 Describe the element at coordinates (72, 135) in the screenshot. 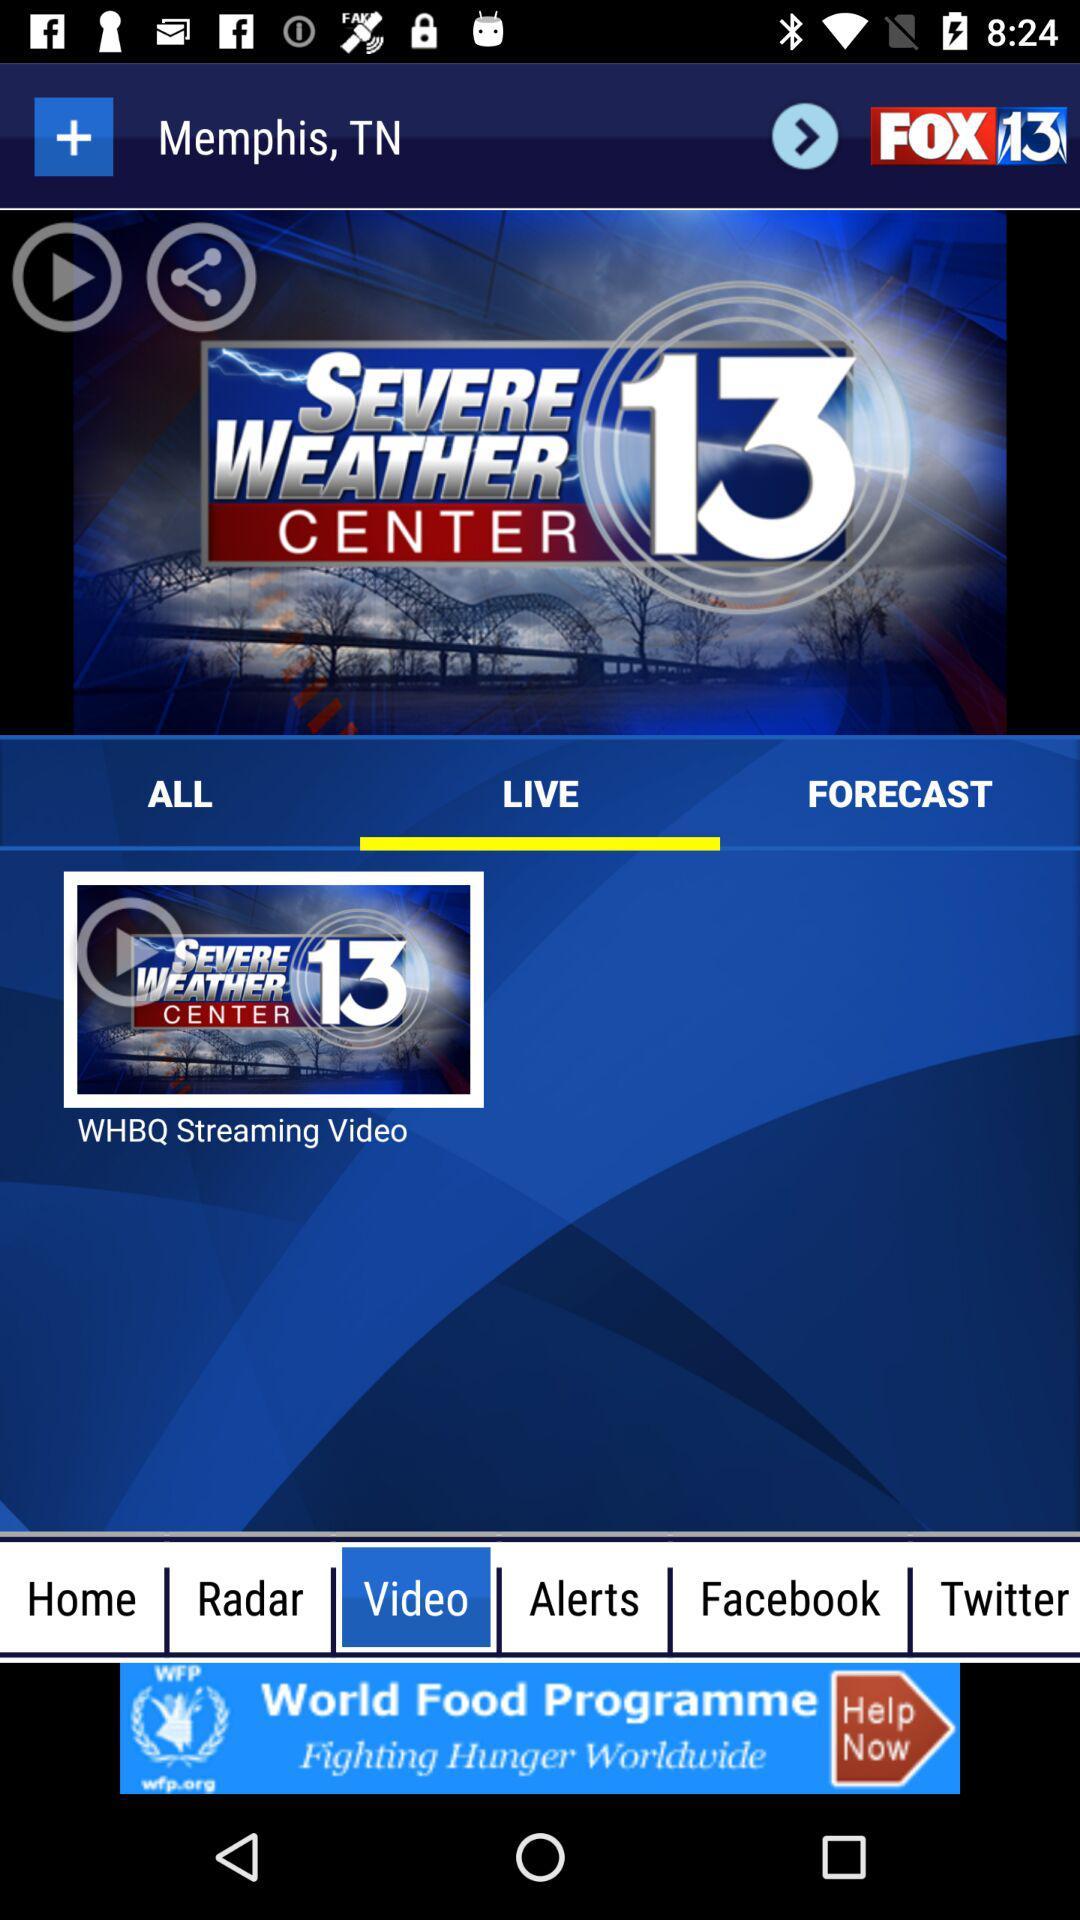

I see `the add icon` at that location.